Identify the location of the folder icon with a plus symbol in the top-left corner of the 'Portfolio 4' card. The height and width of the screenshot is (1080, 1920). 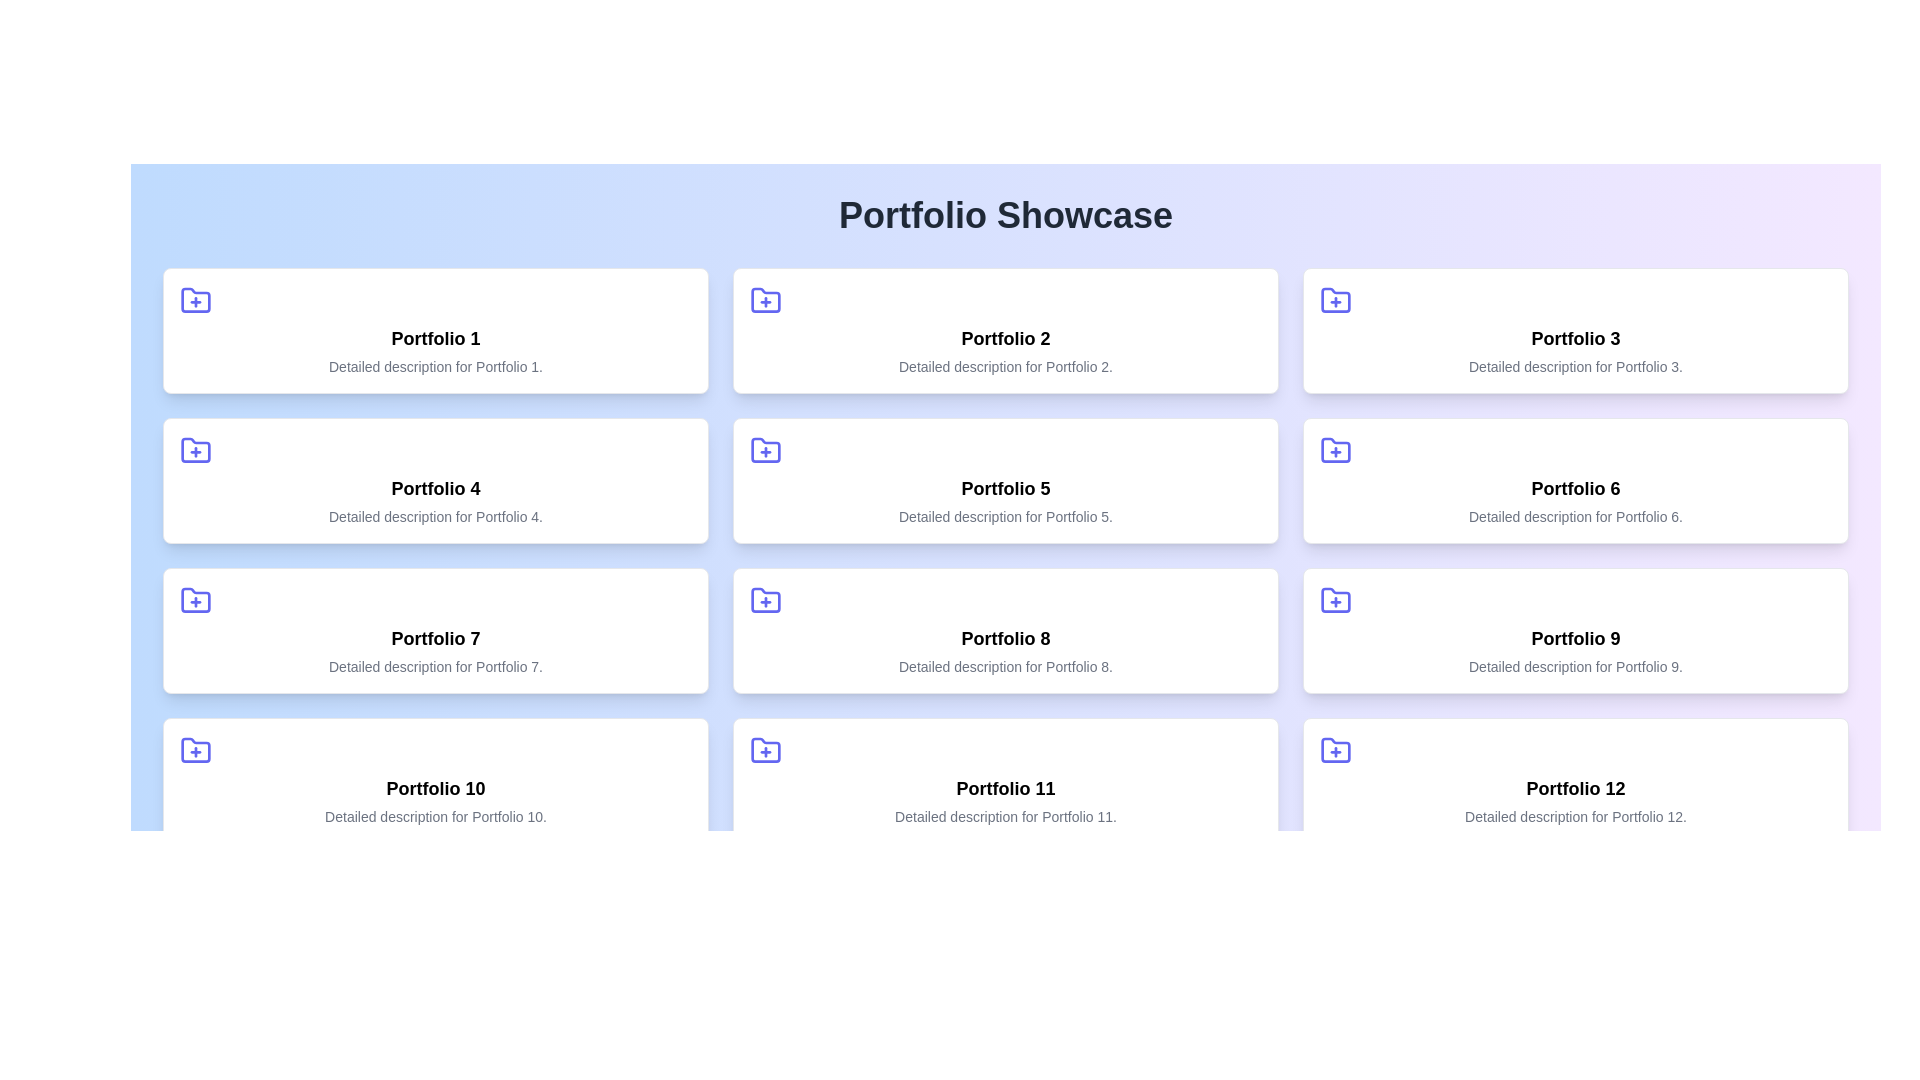
(196, 451).